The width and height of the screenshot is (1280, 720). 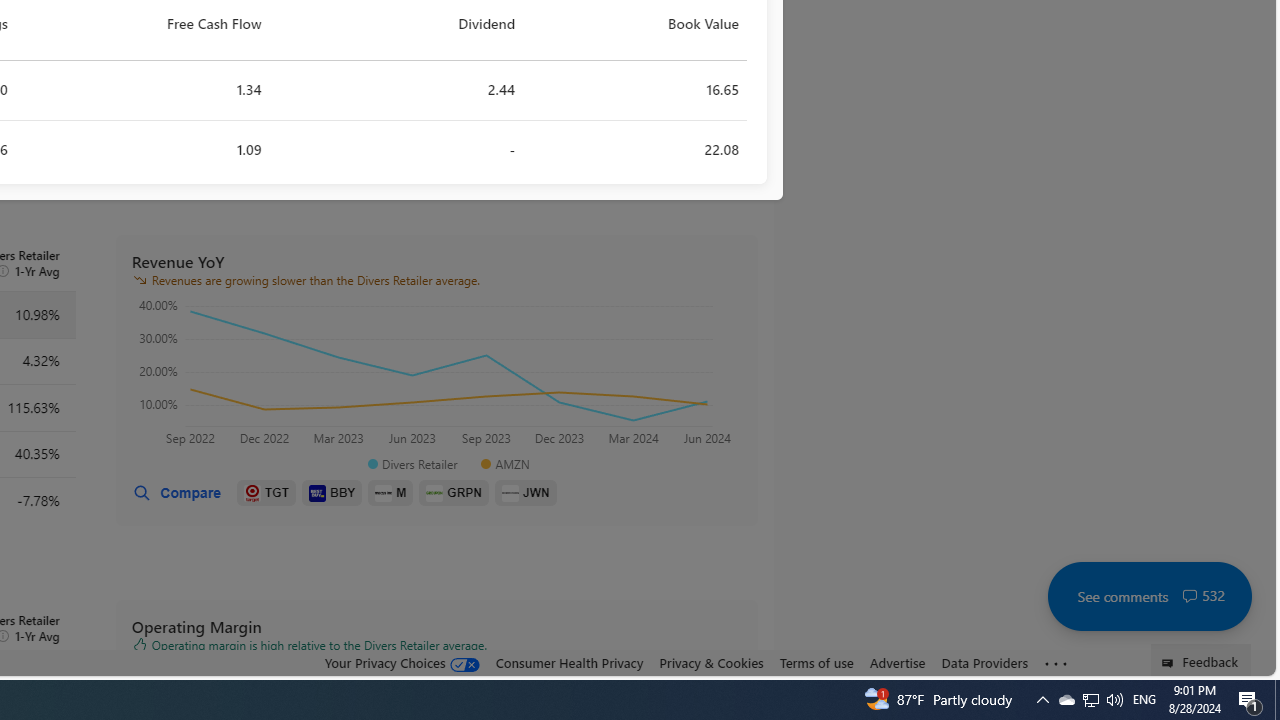 I want to click on 'TGT', so click(x=265, y=493).